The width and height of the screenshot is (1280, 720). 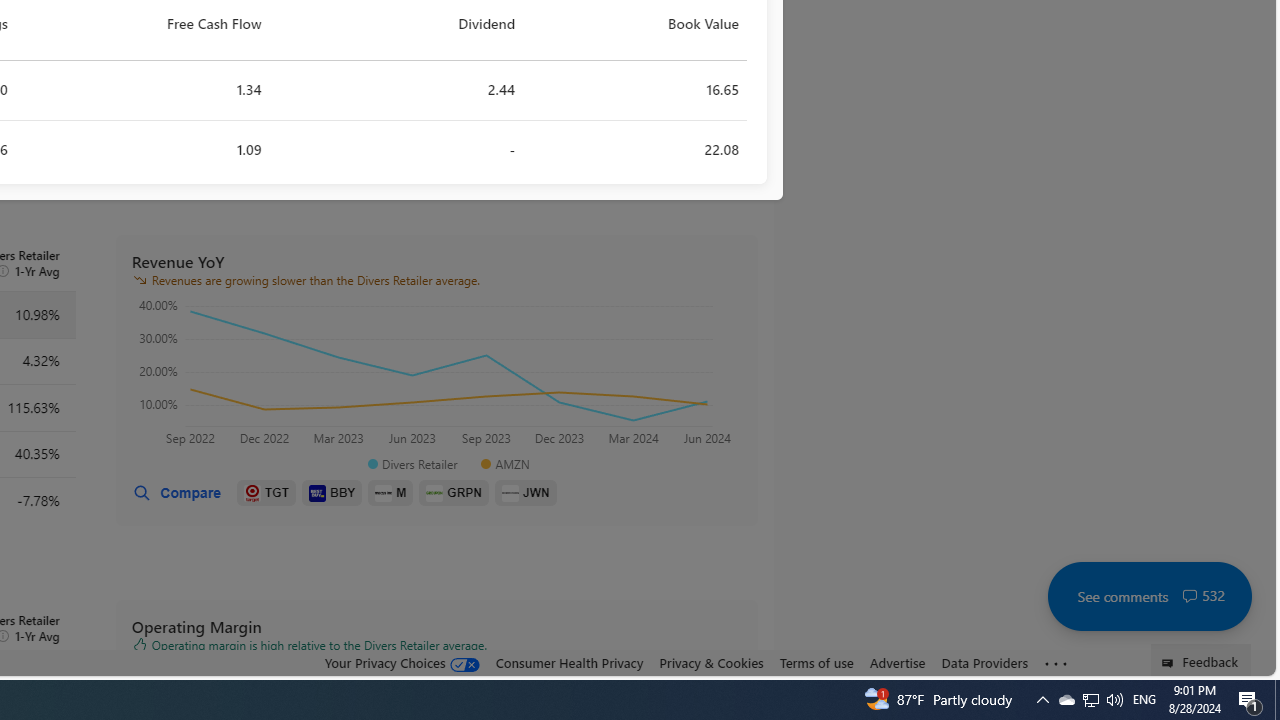 I want to click on 'TGT', so click(x=265, y=493).